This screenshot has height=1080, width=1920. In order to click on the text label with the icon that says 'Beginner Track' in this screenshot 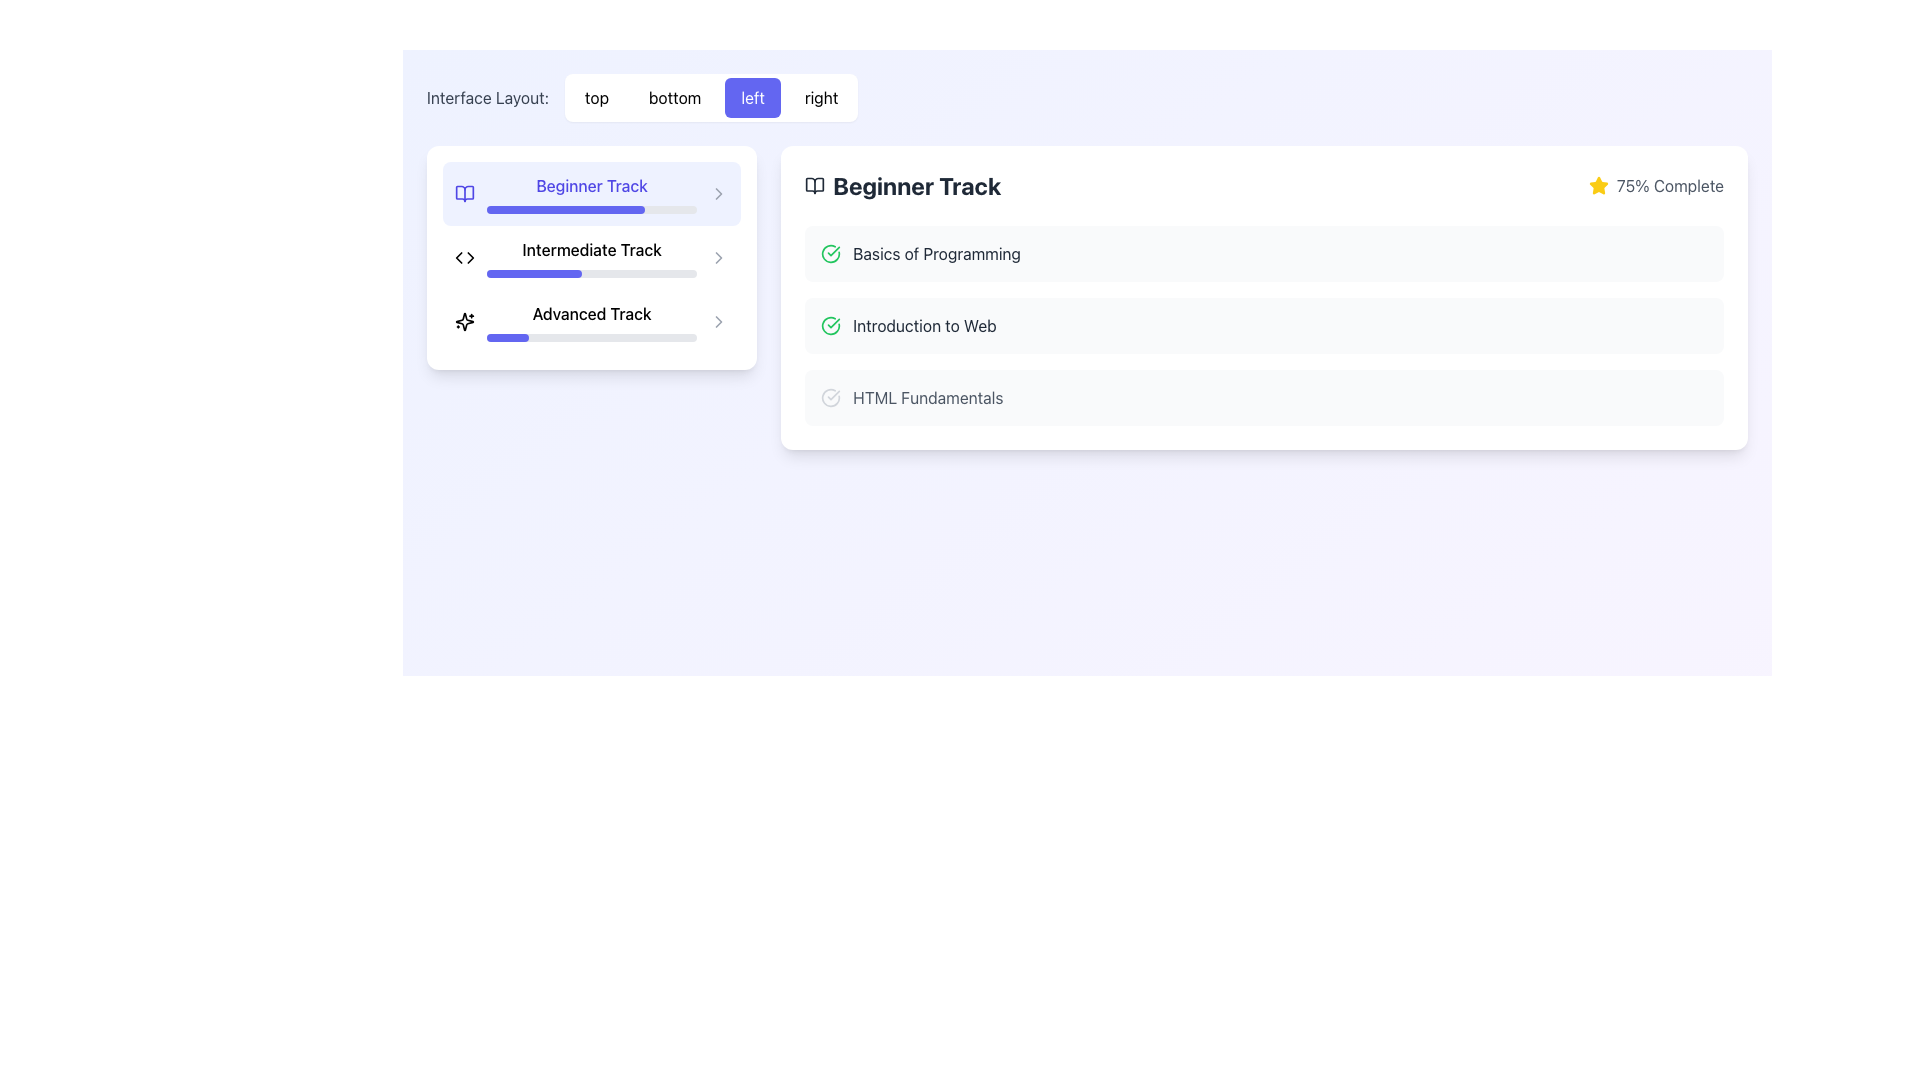, I will do `click(902, 185)`.